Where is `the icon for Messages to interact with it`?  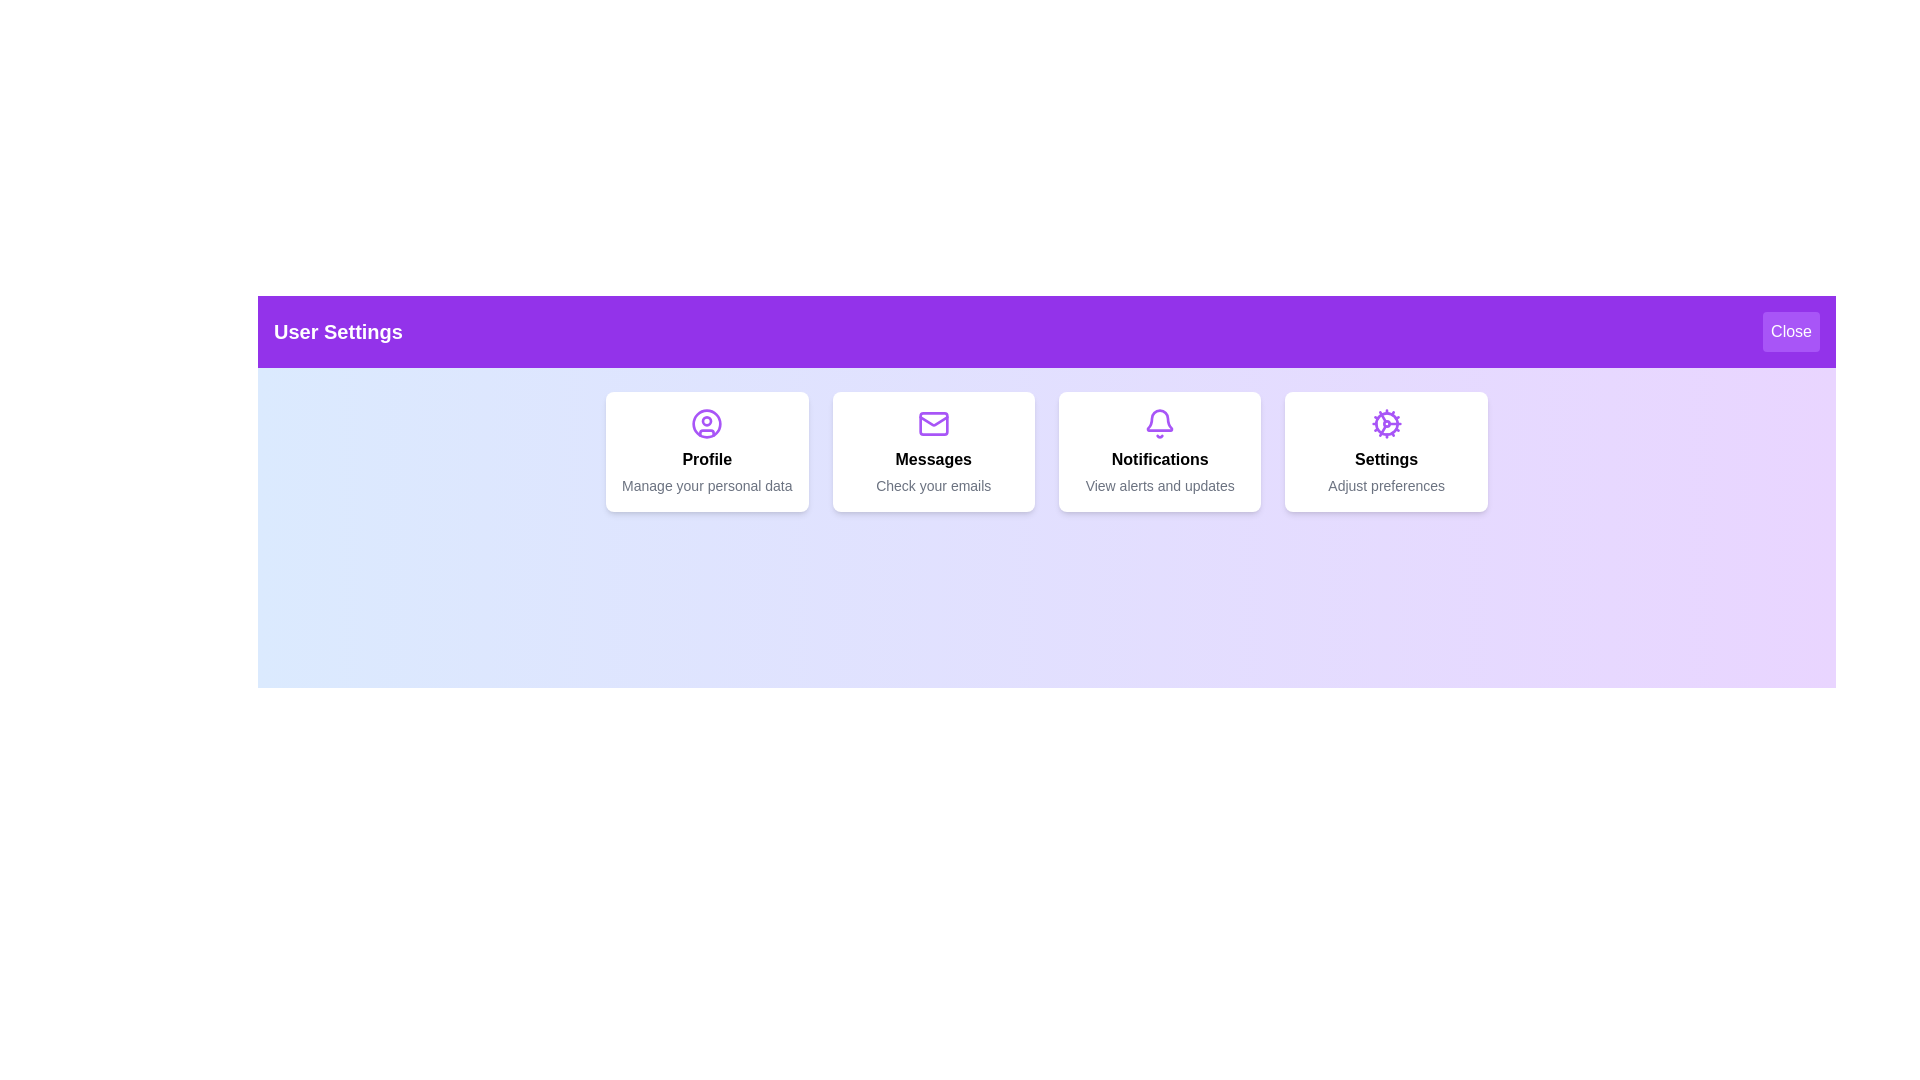
the icon for Messages to interact with it is located at coordinates (931, 423).